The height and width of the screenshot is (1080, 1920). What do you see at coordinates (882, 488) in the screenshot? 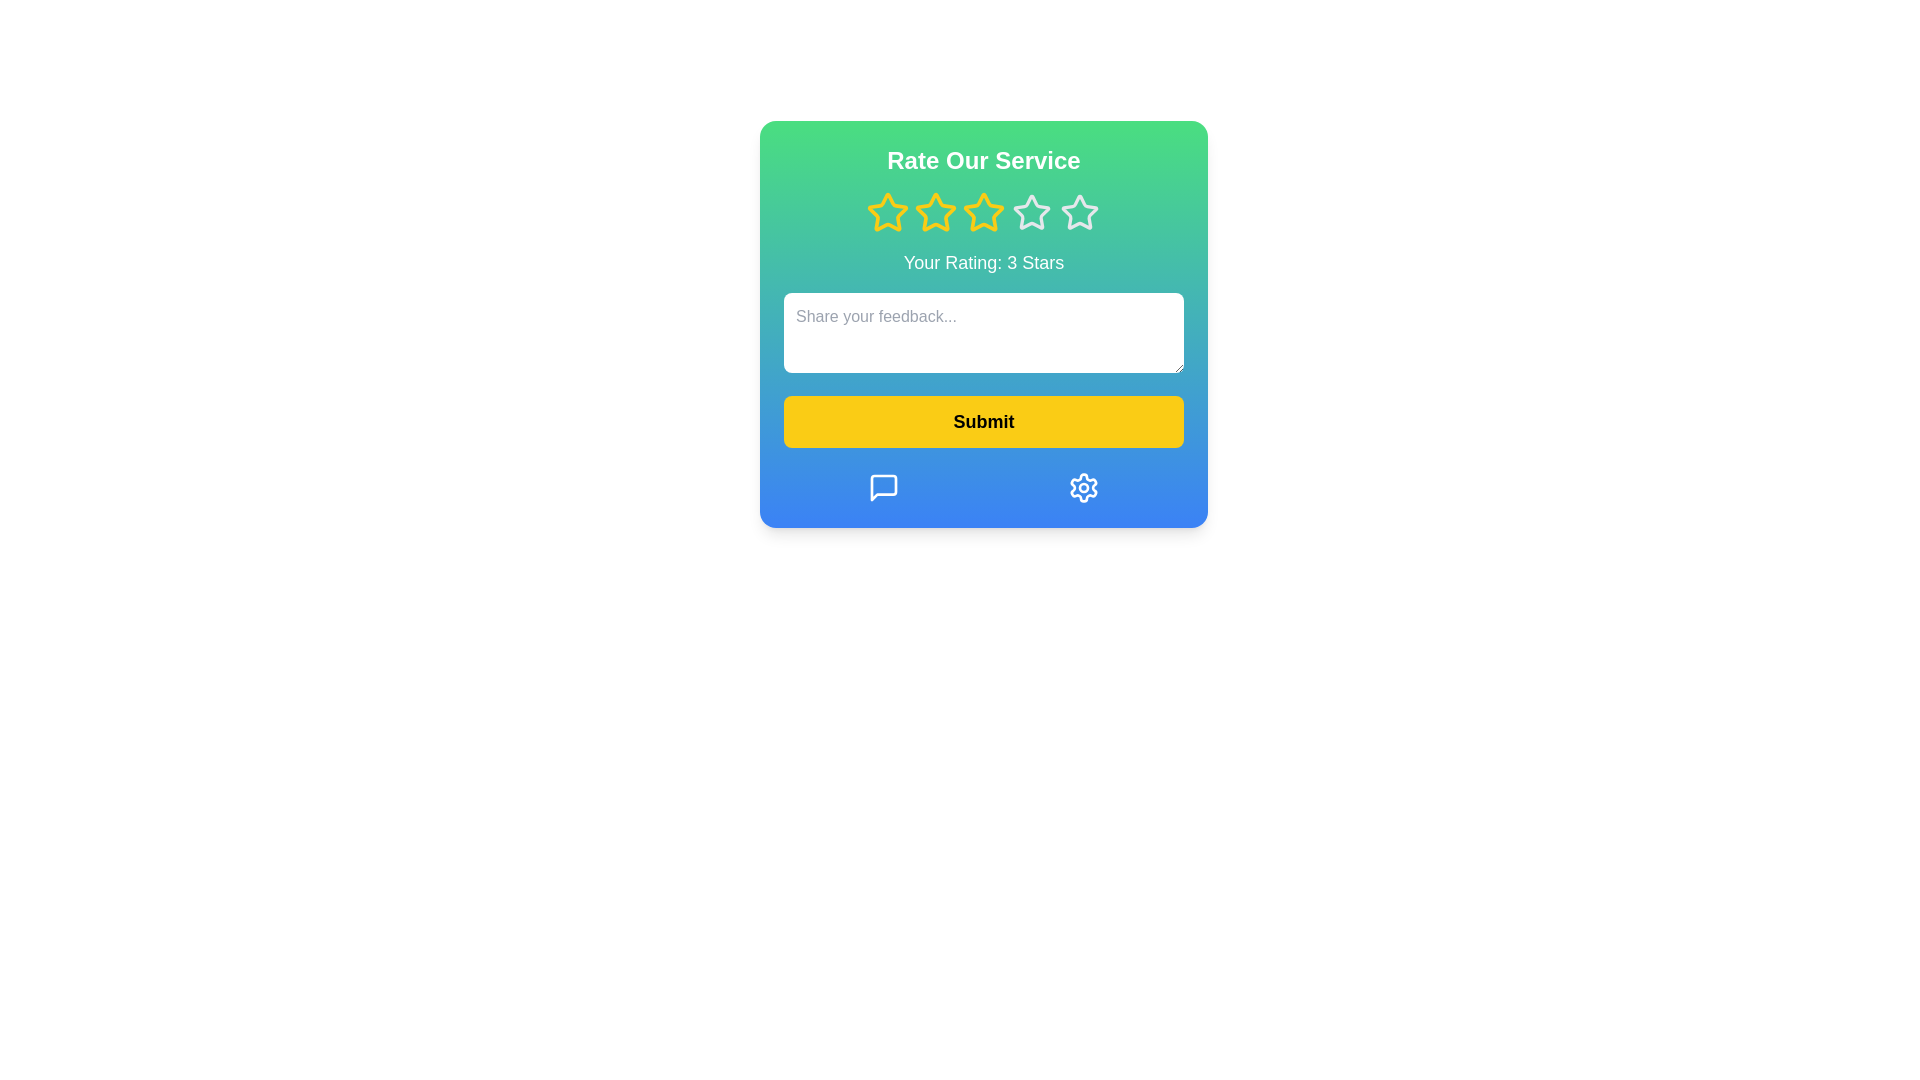
I see `the outlined speech bubble icon button located in the bottom-left corner of the card interface` at bounding box center [882, 488].